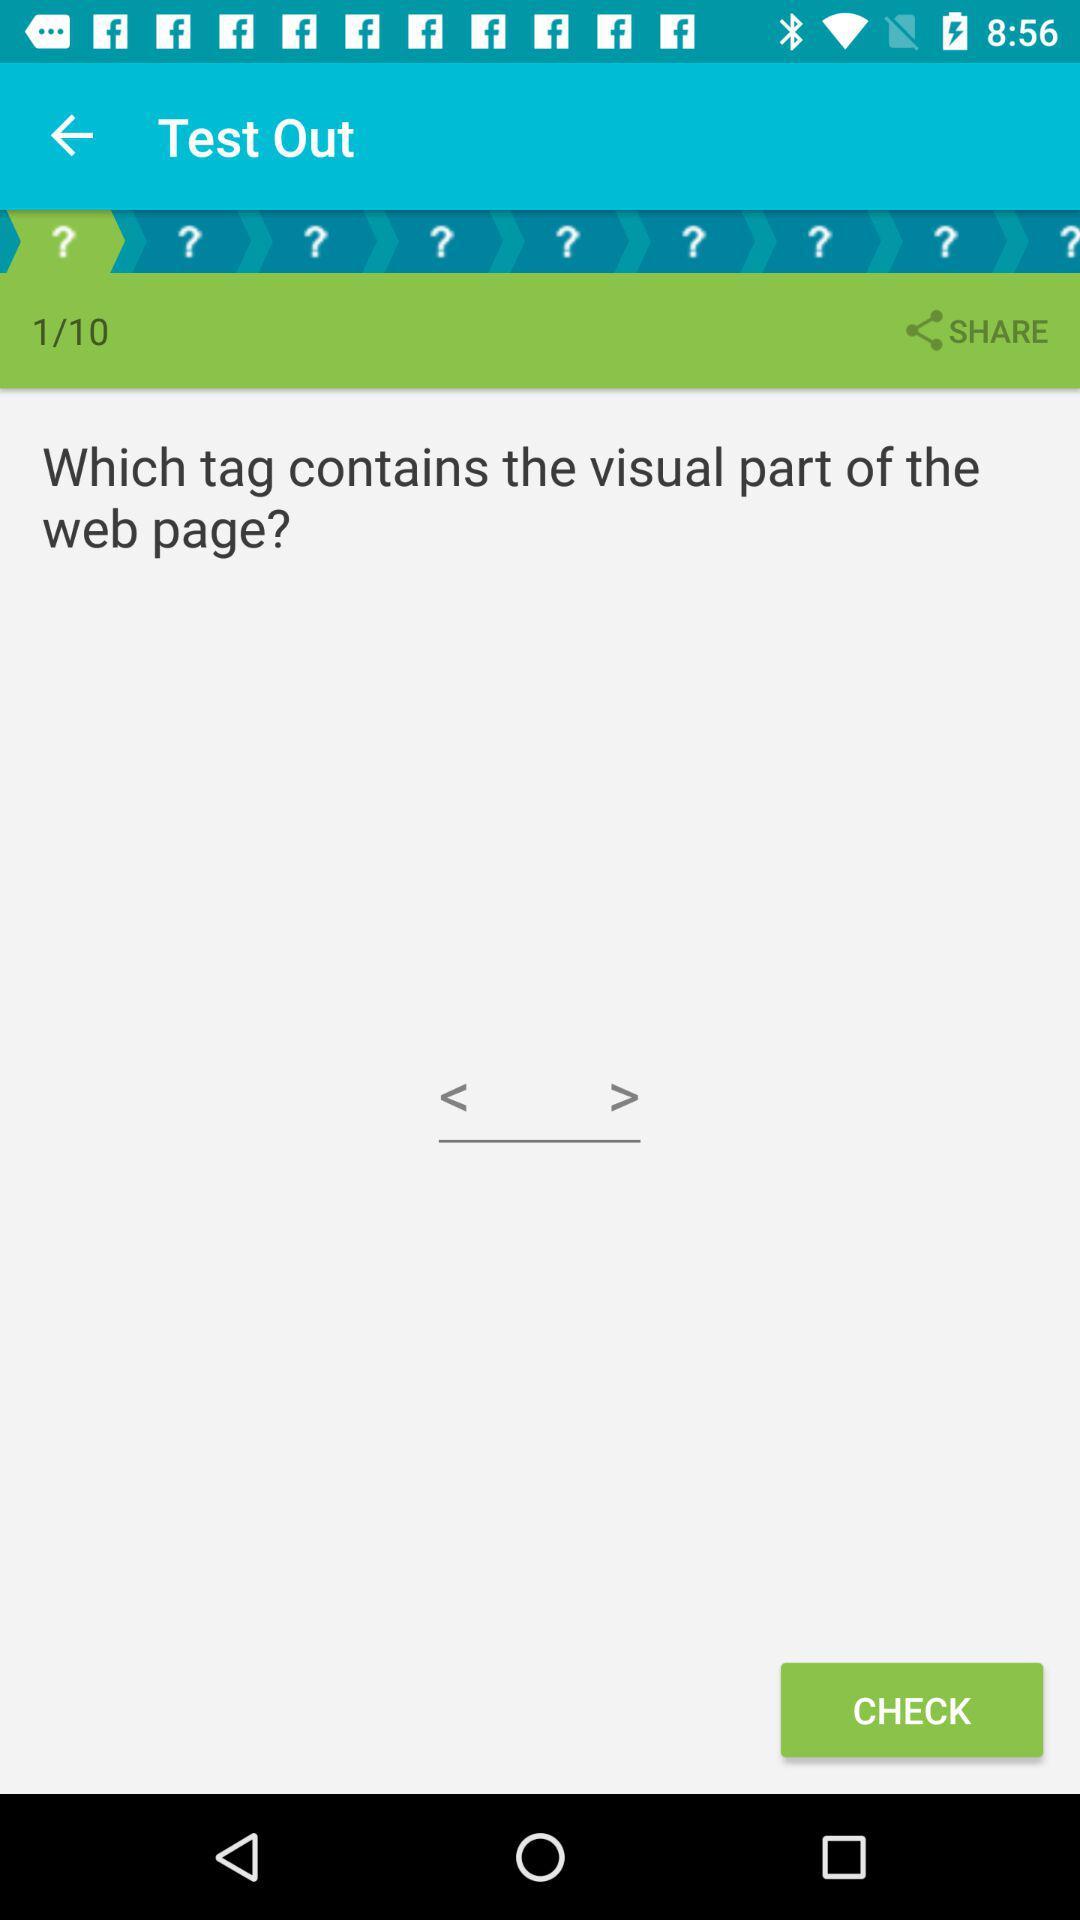 The width and height of the screenshot is (1080, 1920). I want to click on icon below the which tag contains icon, so click(538, 1092).